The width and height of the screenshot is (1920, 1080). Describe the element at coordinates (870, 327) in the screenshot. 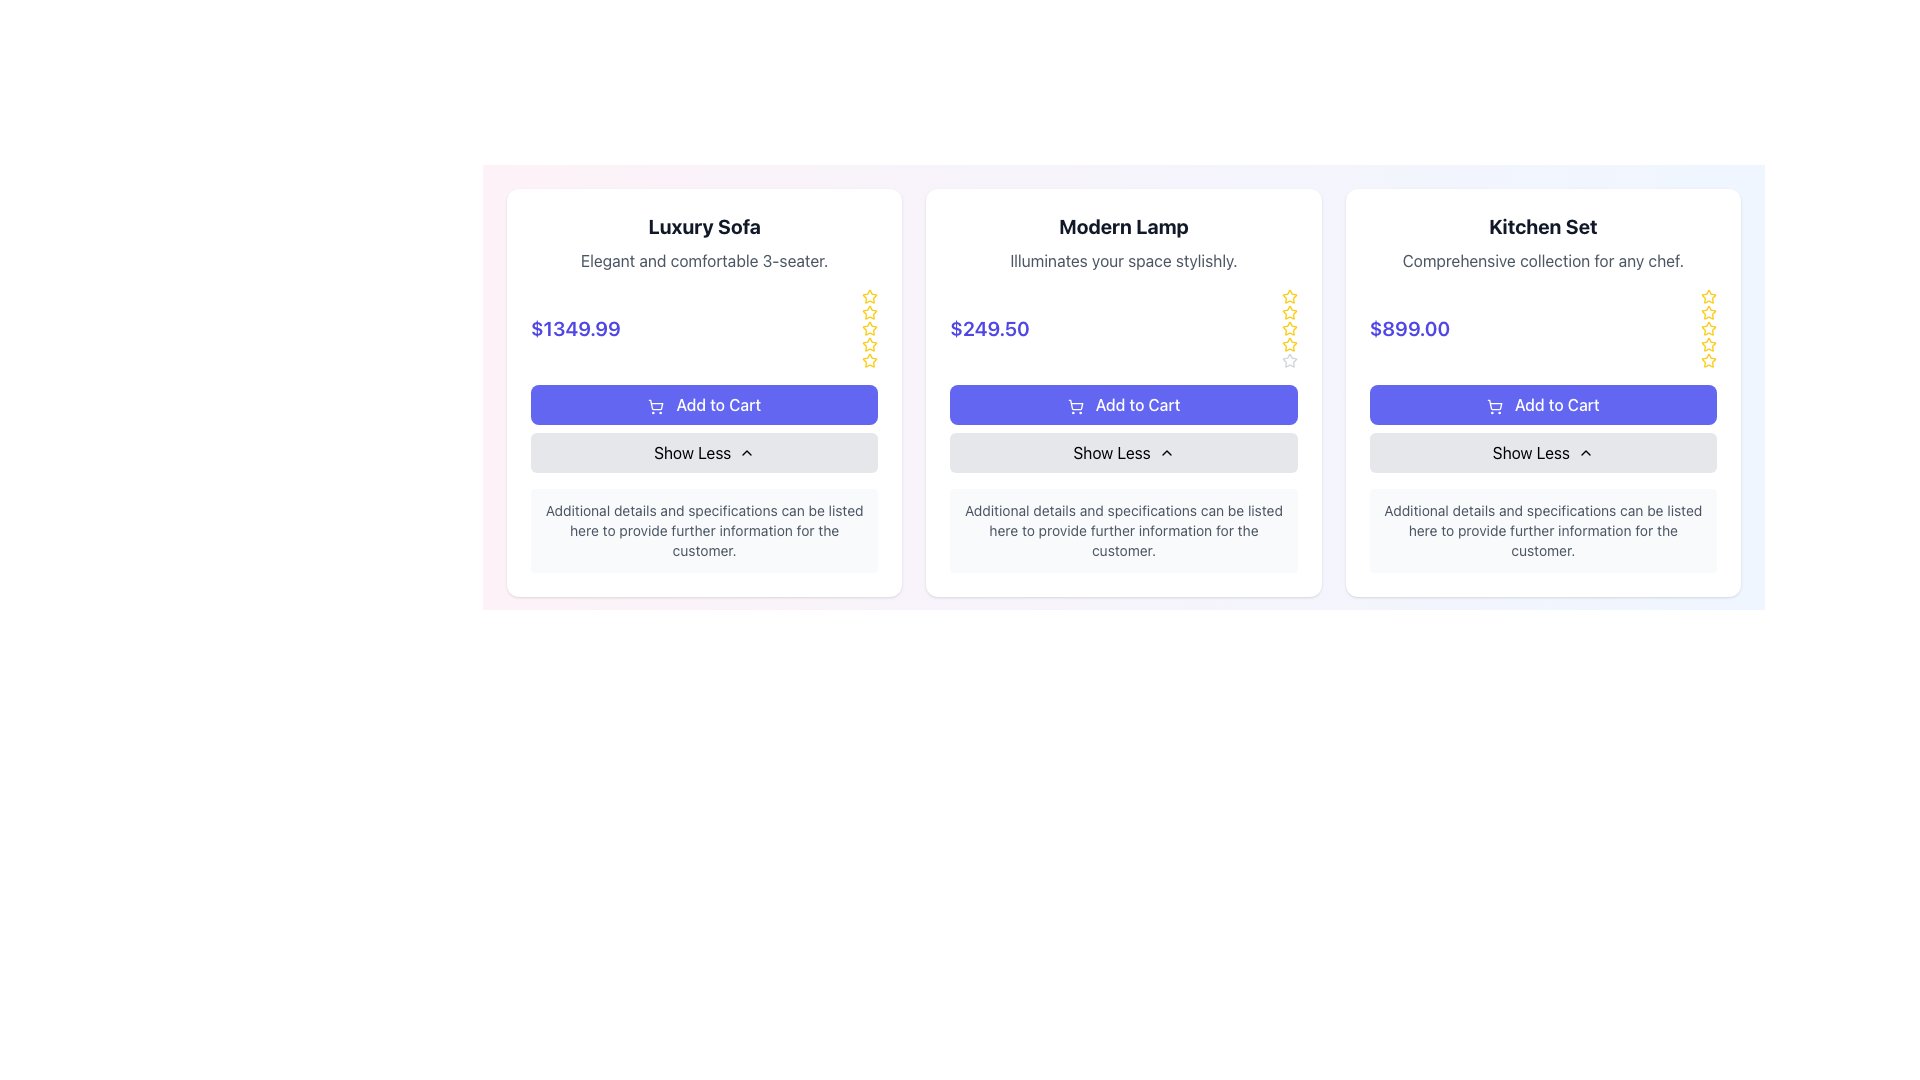

I see `the Rating Star icon in the Luxury Sofa item's detail card to provide rating feedback` at that location.